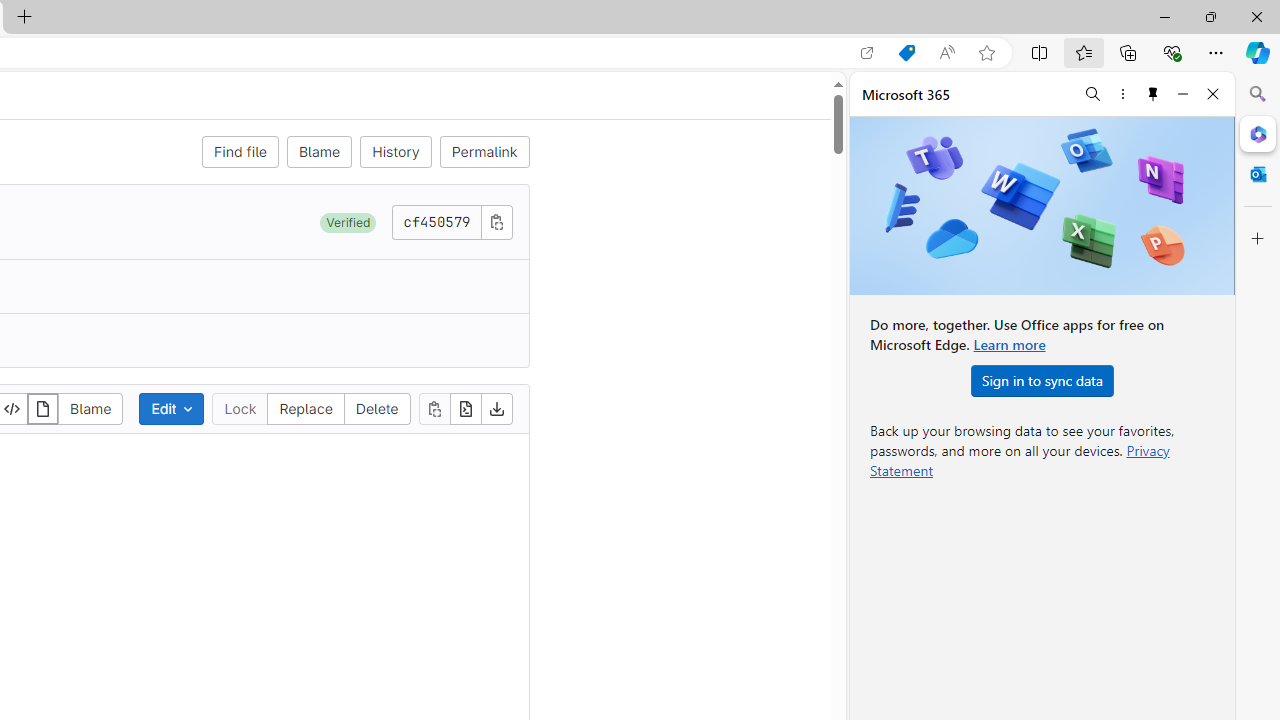  Describe the element at coordinates (433, 407) in the screenshot. I see `'Copy file contents'` at that location.